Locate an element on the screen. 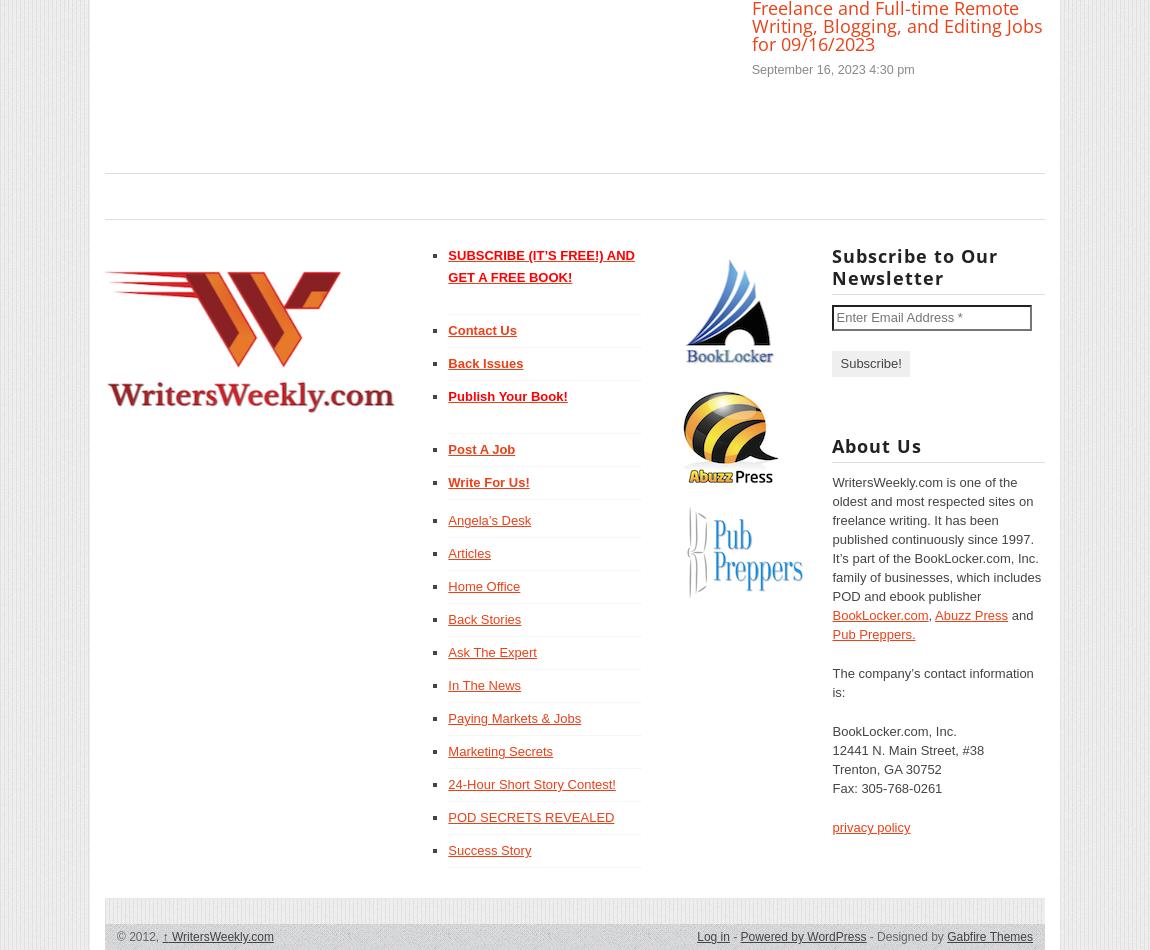 Image resolution: width=1150 pixels, height=950 pixels. 'Success Story' is located at coordinates (489, 849).